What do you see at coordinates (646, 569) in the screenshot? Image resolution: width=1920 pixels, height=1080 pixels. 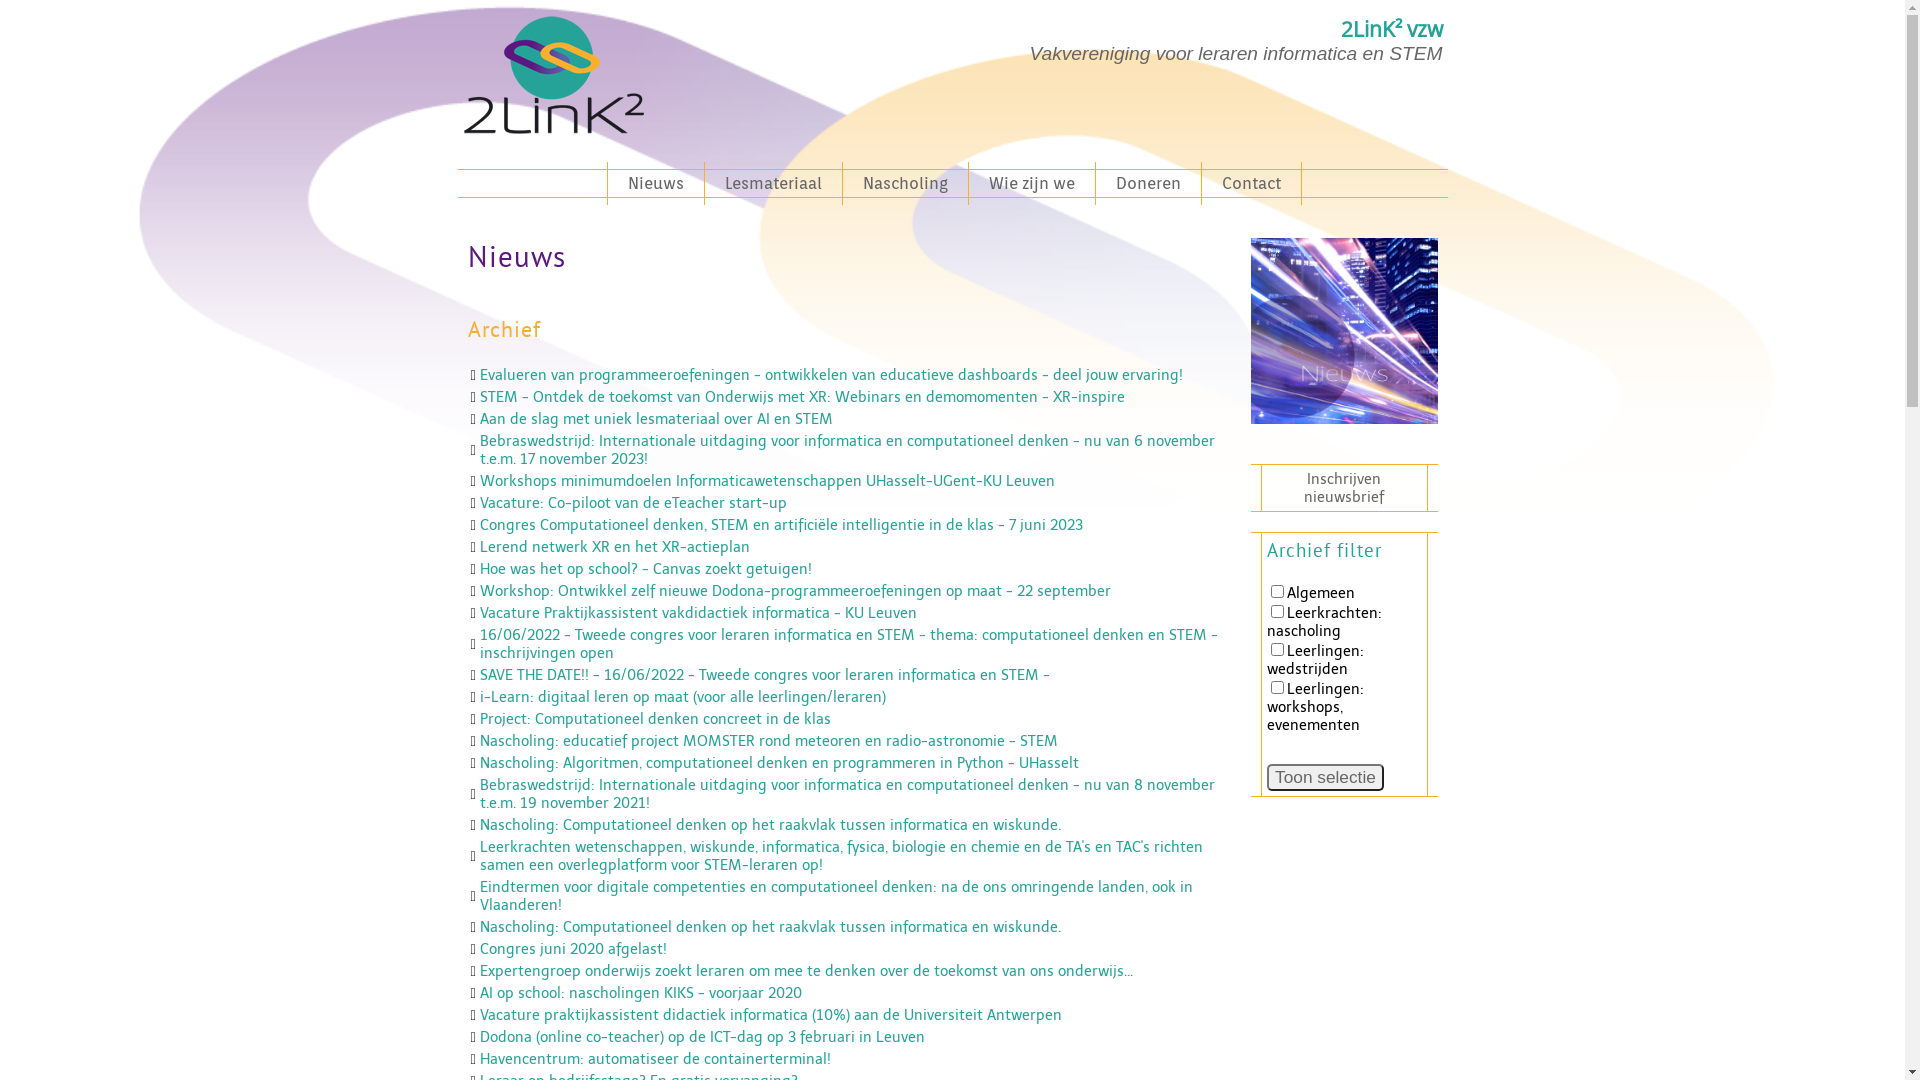 I see `'Hoe was het op school? - Canvas zoekt getuigen!'` at bounding box center [646, 569].